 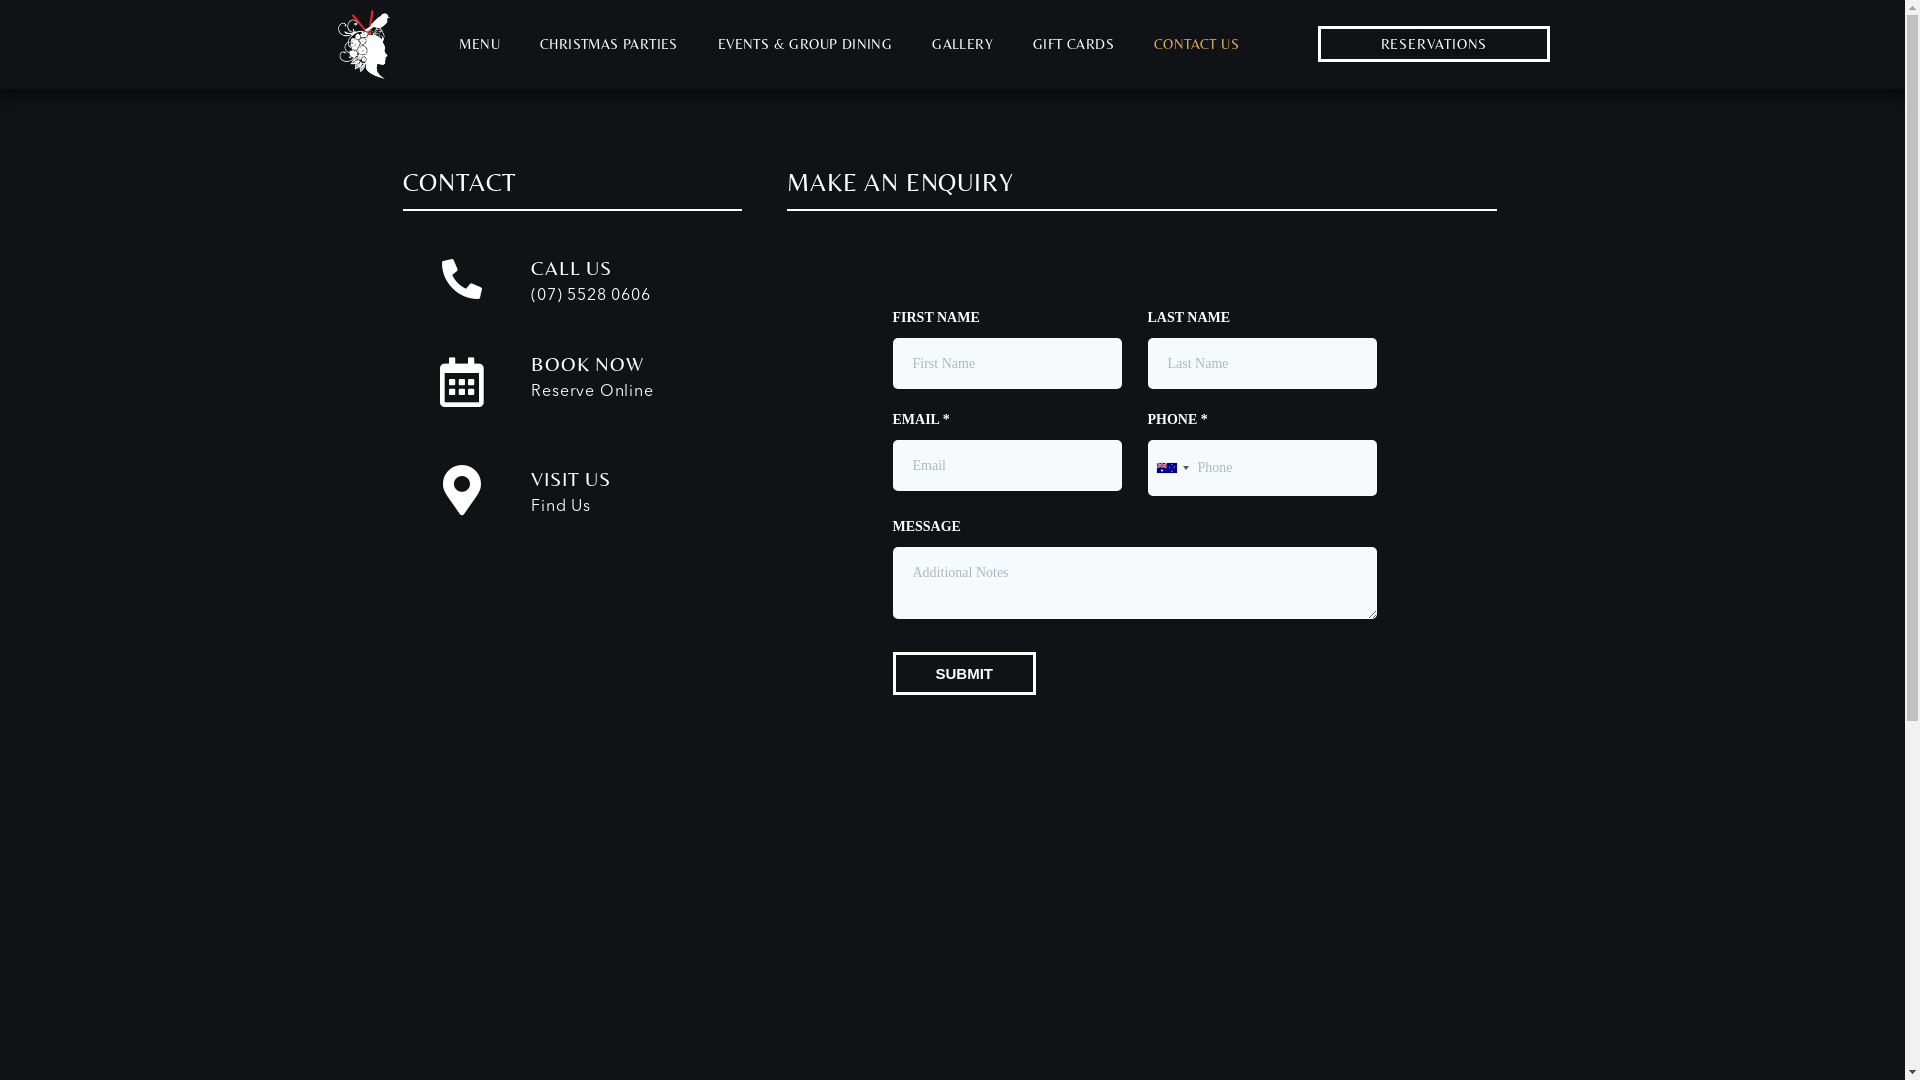 What do you see at coordinates (478, 43) in the screenshot?
I see `'MENU'` at bounding box center [478, 43].